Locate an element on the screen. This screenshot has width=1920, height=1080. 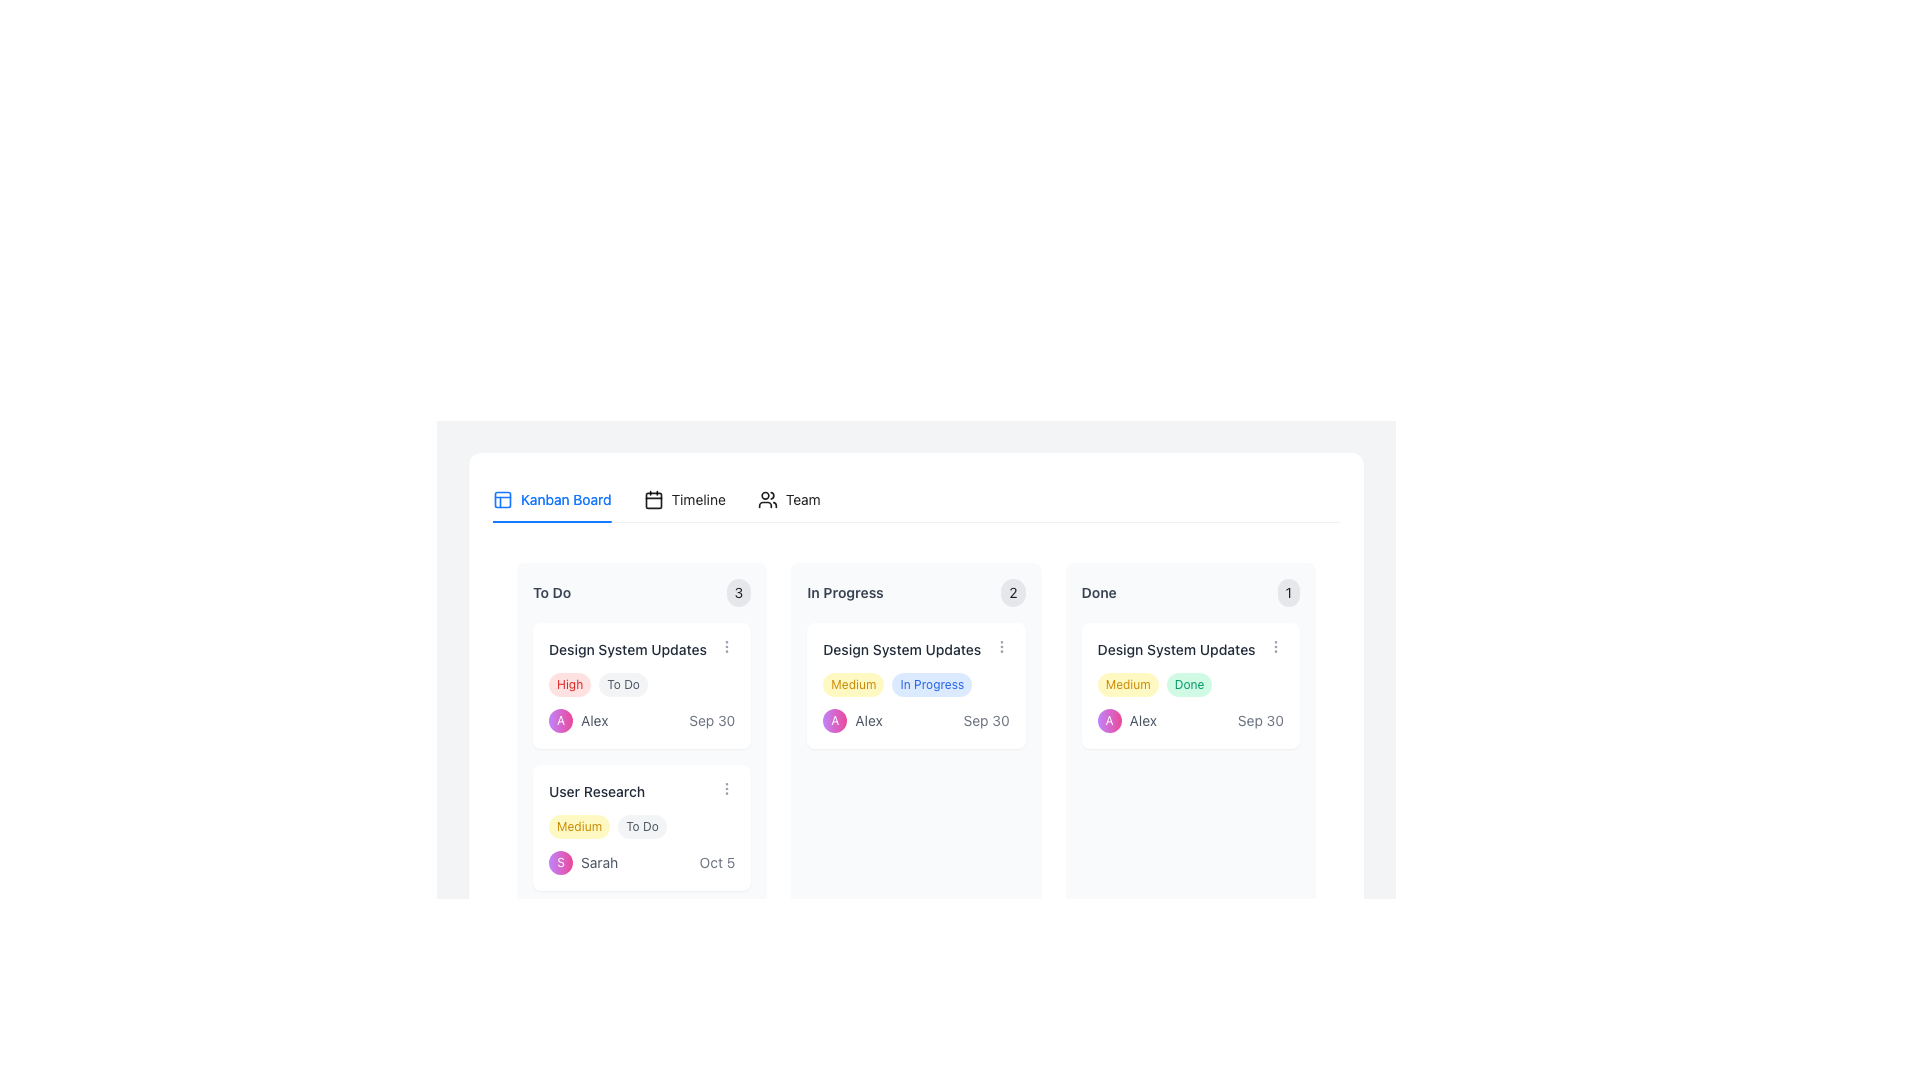
the badge or label indicating the number of tasks in the 'Done' category, positioned at the top right corner beside the 'Done' text is located at coordinates (1288, 592).